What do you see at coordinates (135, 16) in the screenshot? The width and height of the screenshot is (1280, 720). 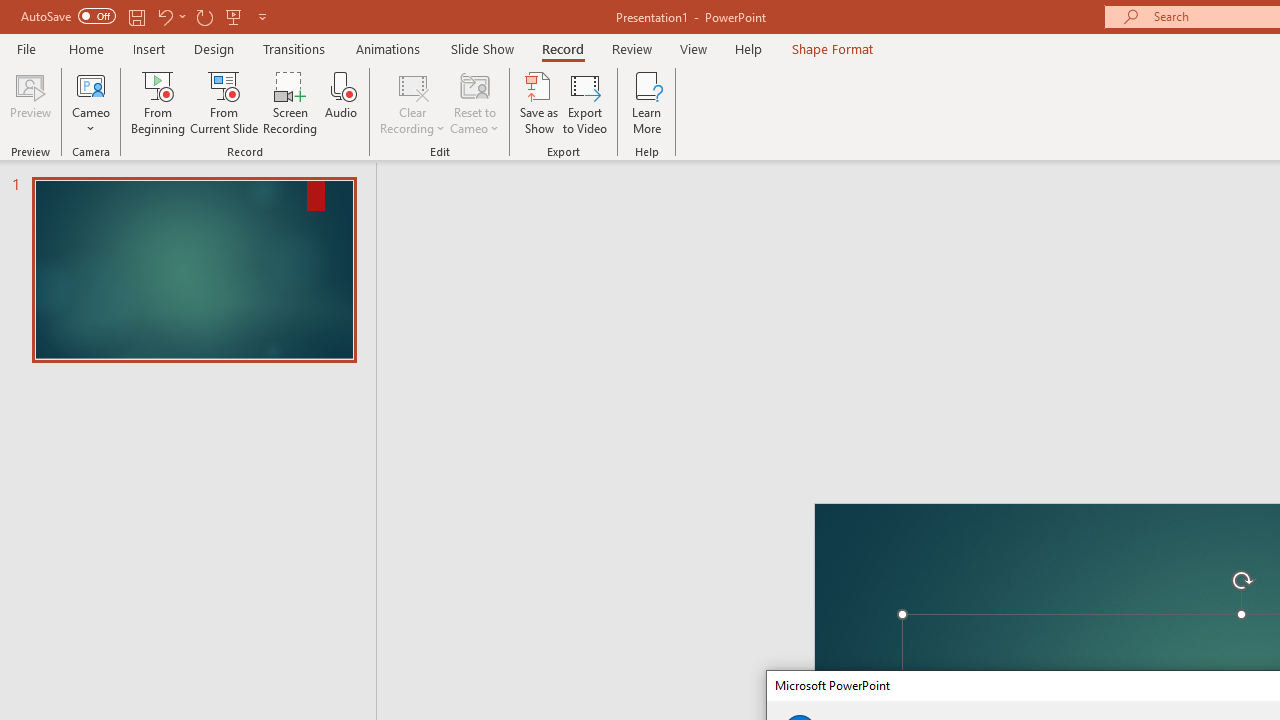 I see `'Save'` at bounding box center [135, 16].